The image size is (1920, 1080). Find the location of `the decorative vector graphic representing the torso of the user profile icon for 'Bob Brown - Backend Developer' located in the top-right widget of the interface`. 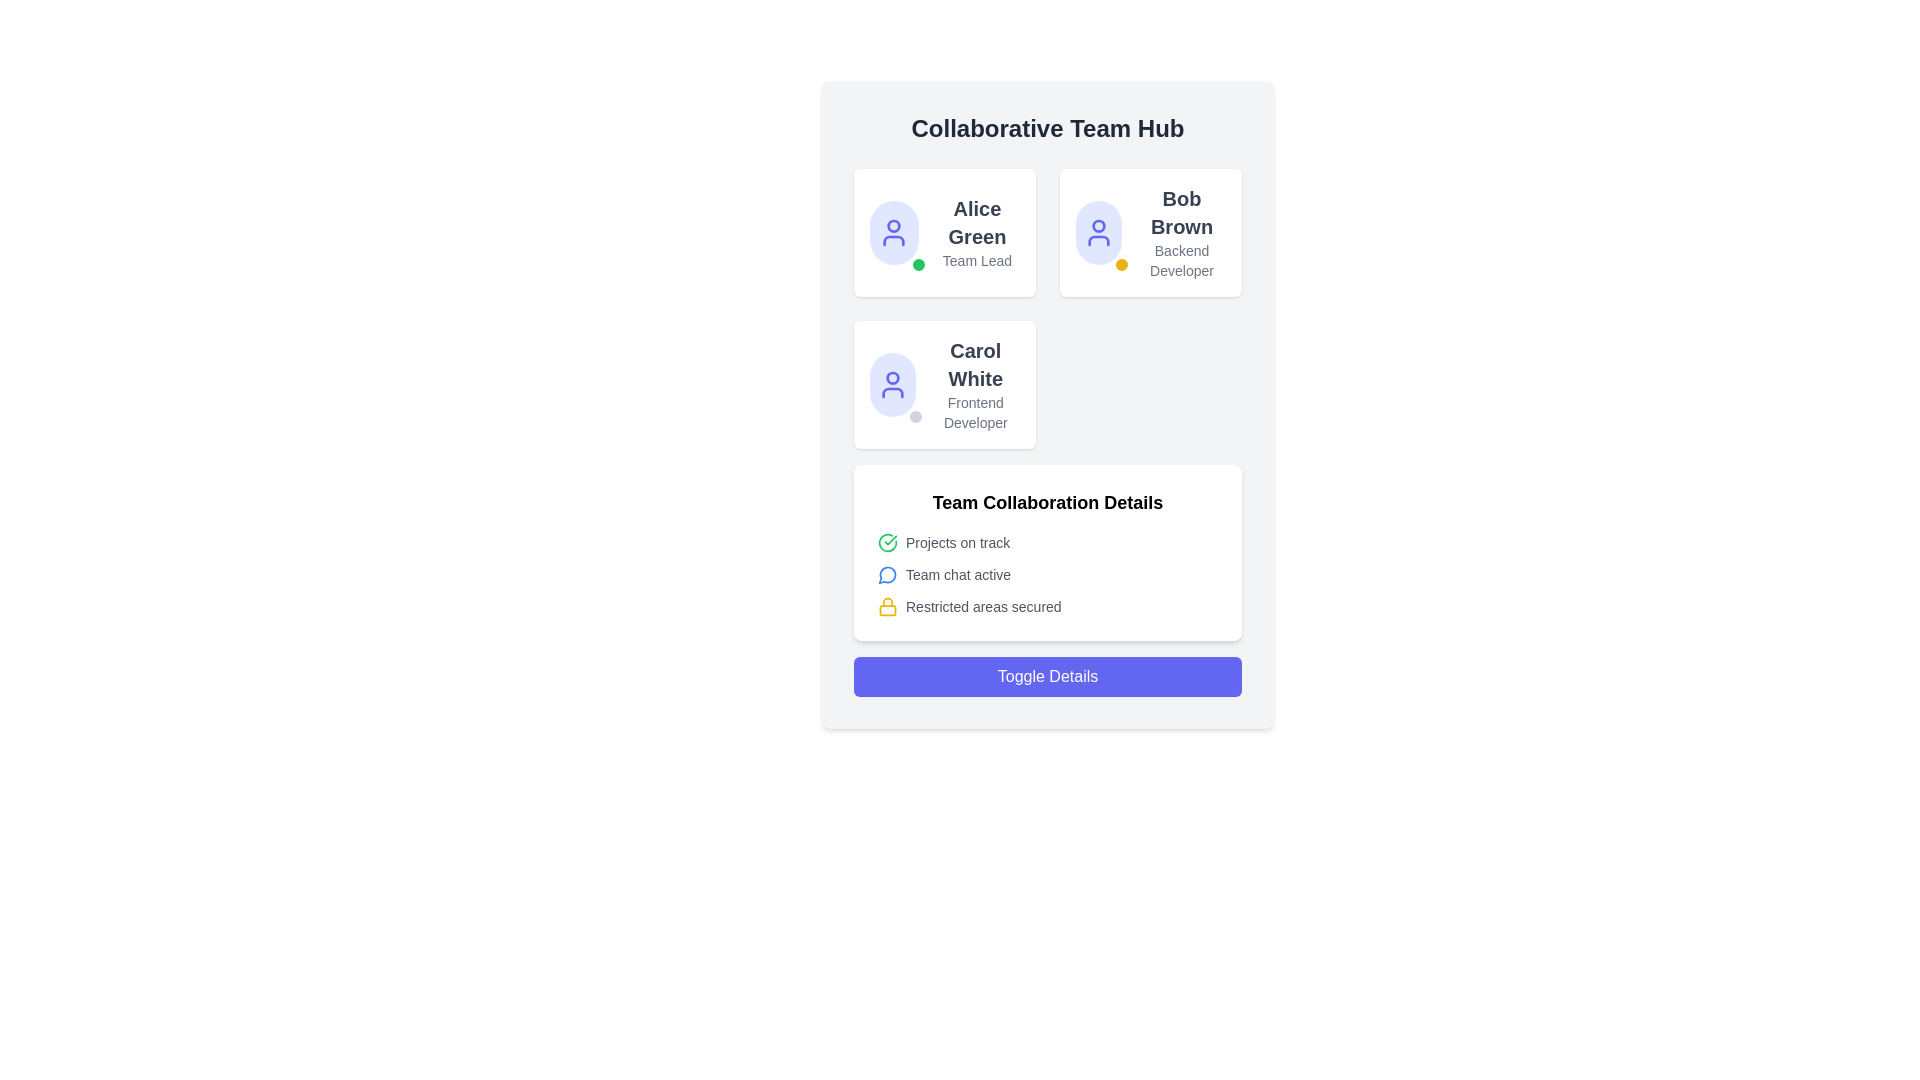

the decorative vector graphic representing the torso of the user profile icon for 'Bob Brown - Backend Developer' located in the top-right widget of the interface is located at coordinates (1098, 239).